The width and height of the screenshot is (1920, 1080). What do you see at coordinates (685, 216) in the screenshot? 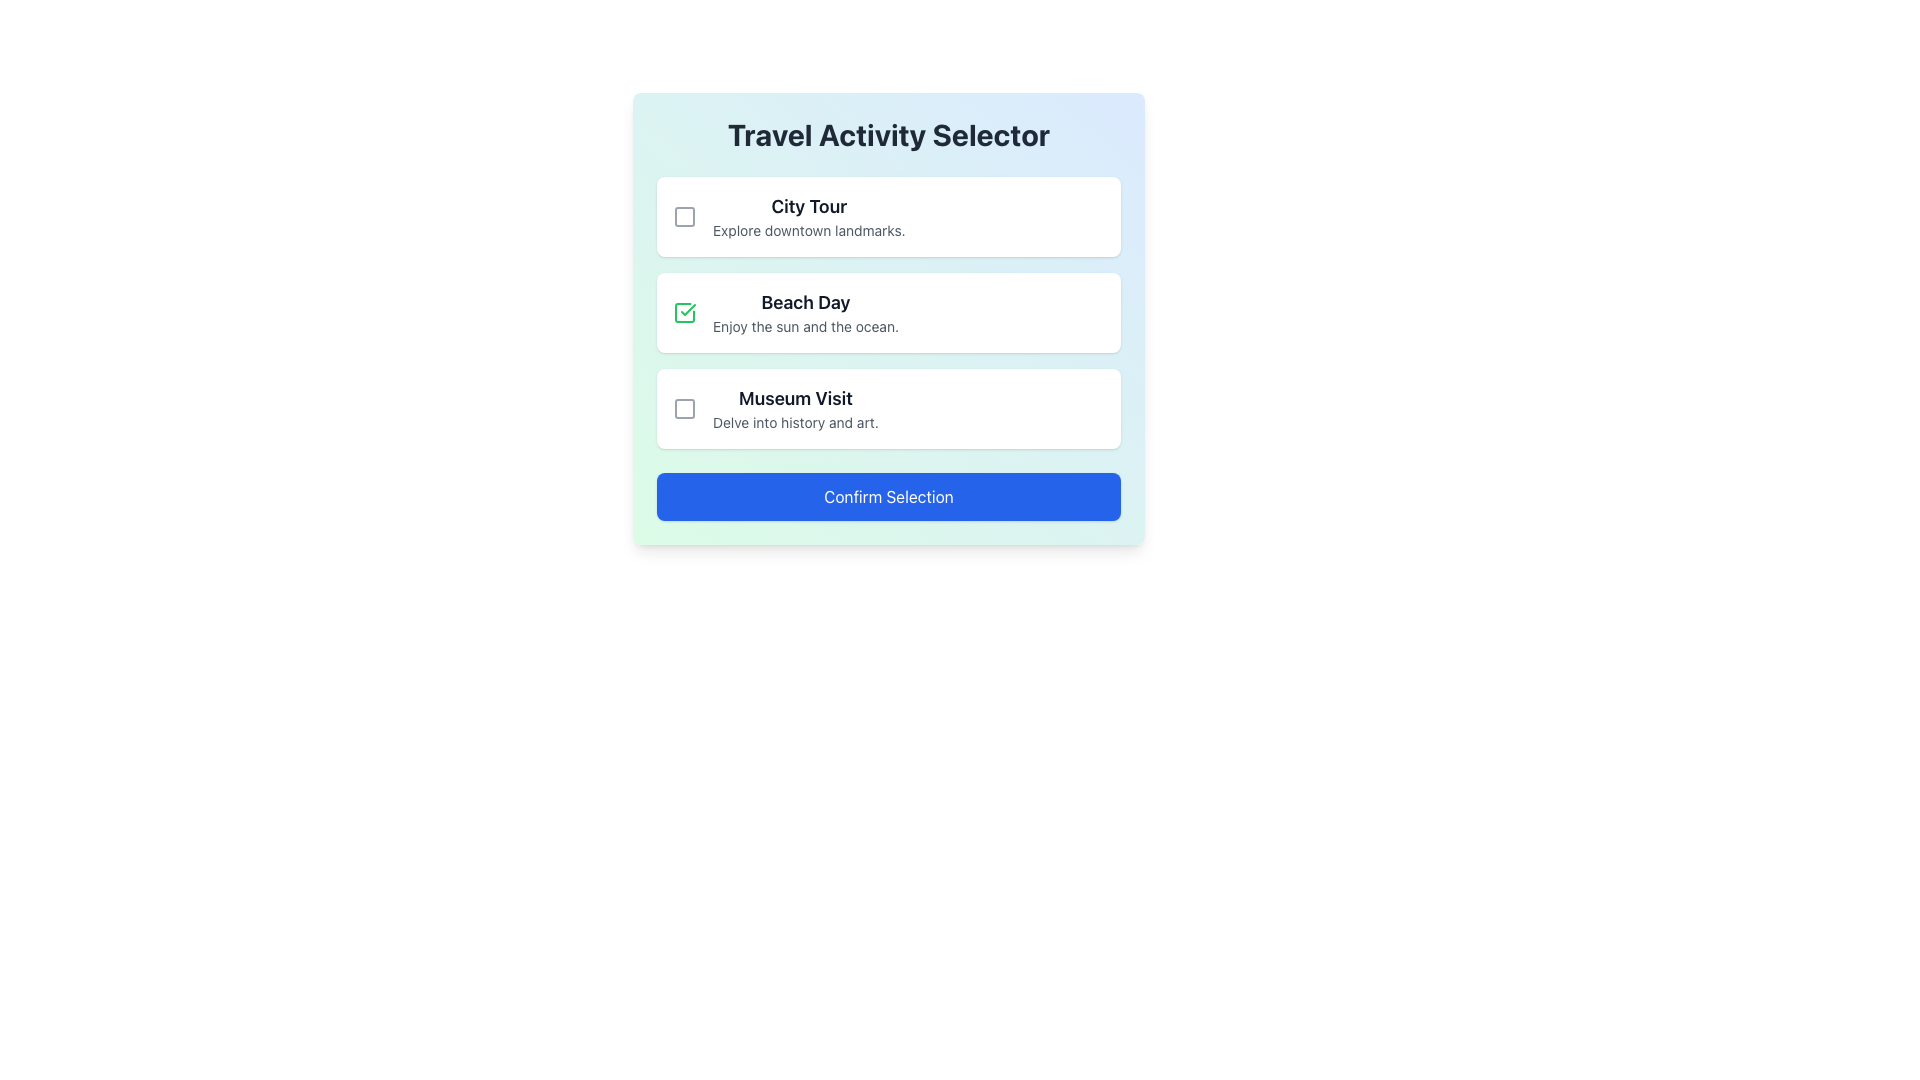
I see `the interactive button for 'City Tour' located in the first row of the 'Travel Activity Selector'` at bounding box center [685, 216].